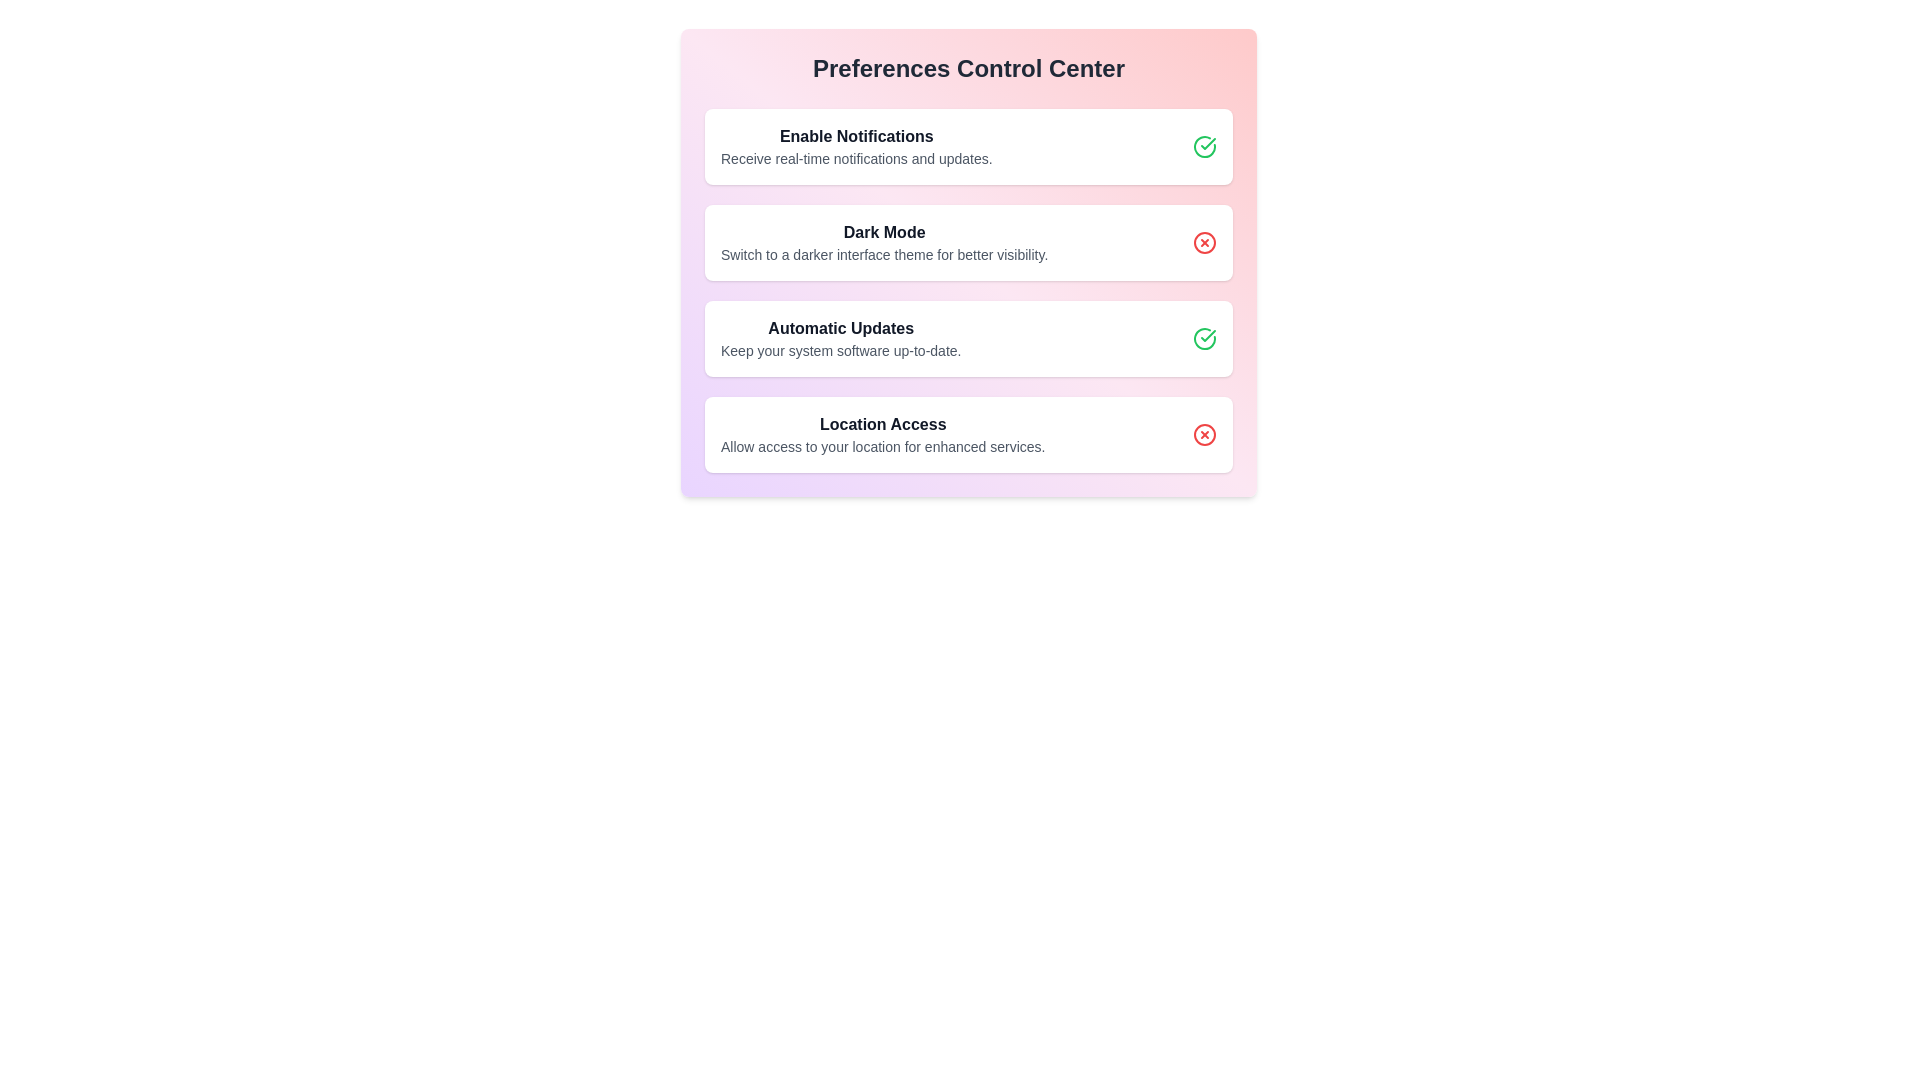  Describe the element at coordinates (883, 242) in the screenshot. I see `descriptive text of the 'Dark Mode' settings option, which states 'Switch to a darker interface theme for better visibility.'` at that location.